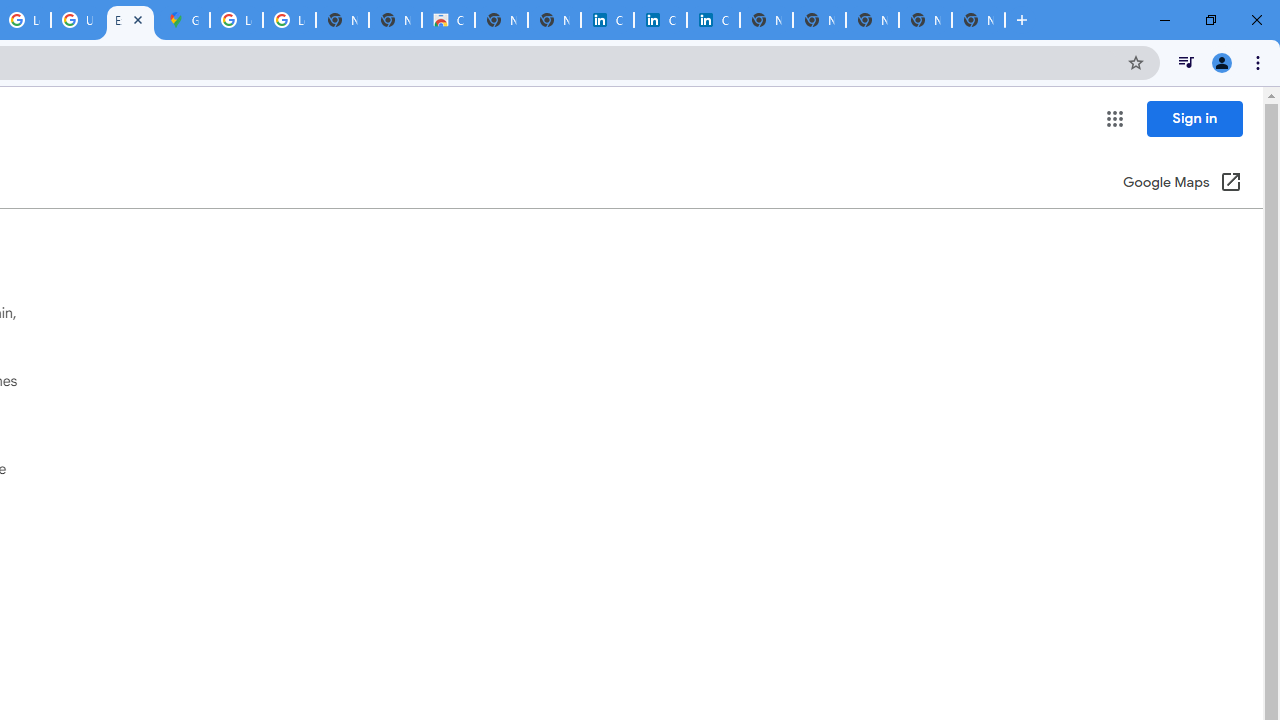 Image resolution: width=1280 pixels, height=720 pixels. I want to click on 'Cookie Policy | LinkedIn', so click(660, 20).